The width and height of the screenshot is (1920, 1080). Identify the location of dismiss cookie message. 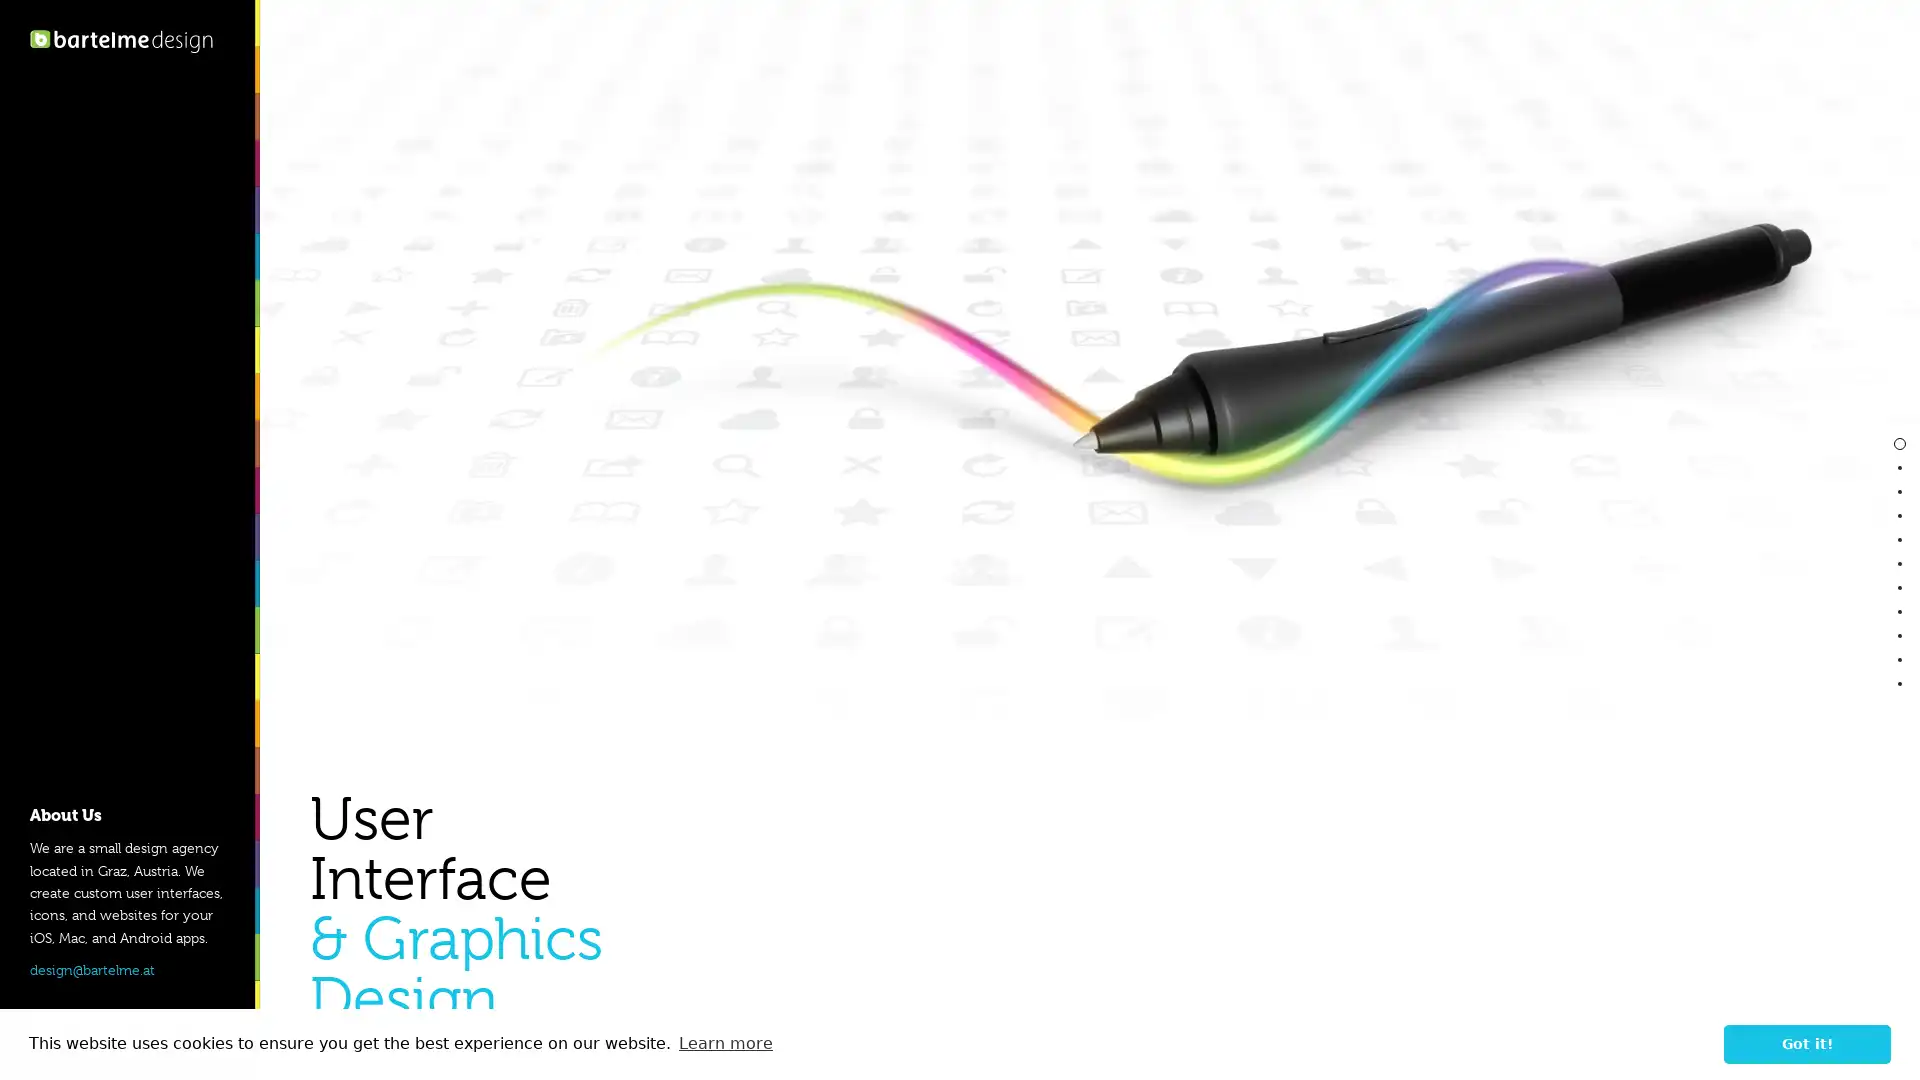
(1807, 1043).